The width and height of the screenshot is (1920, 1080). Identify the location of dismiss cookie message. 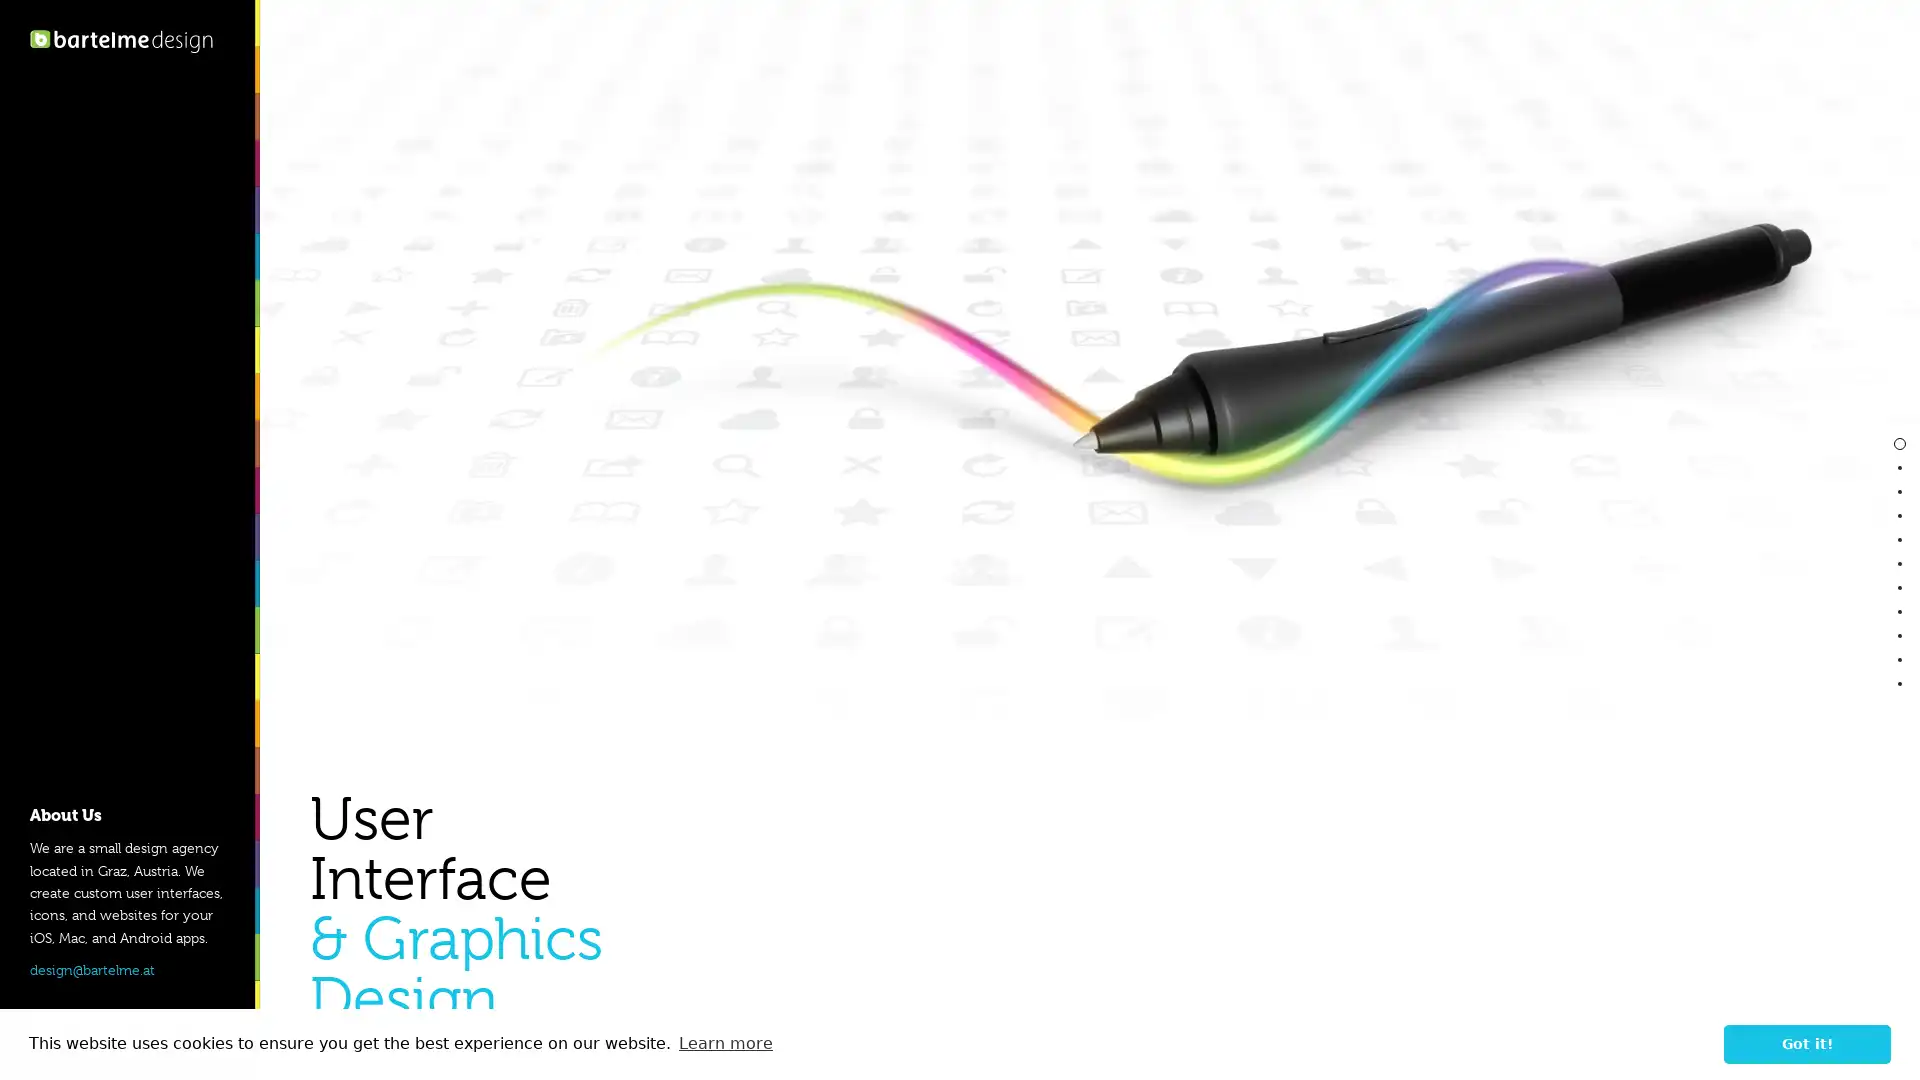
(1807, 1043).